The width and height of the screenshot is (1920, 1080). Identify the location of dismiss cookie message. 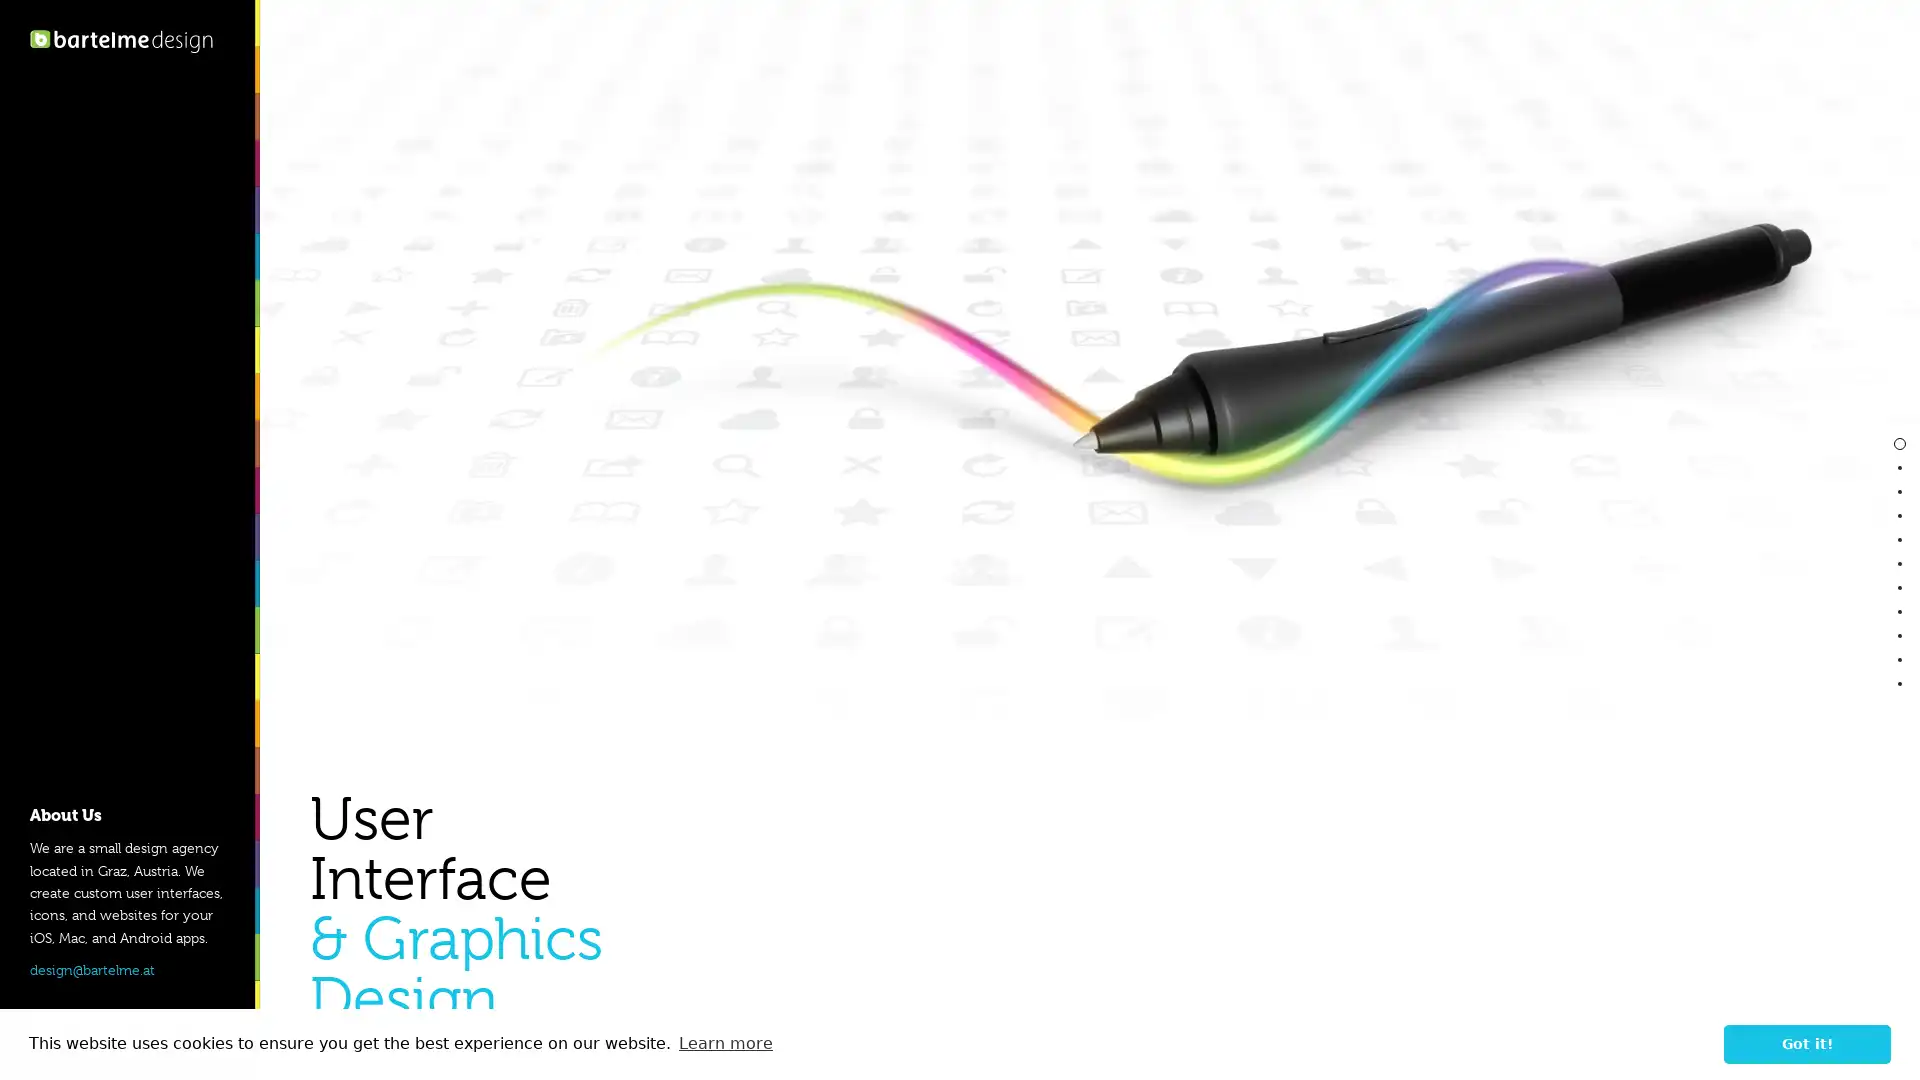
(1807, 1043).